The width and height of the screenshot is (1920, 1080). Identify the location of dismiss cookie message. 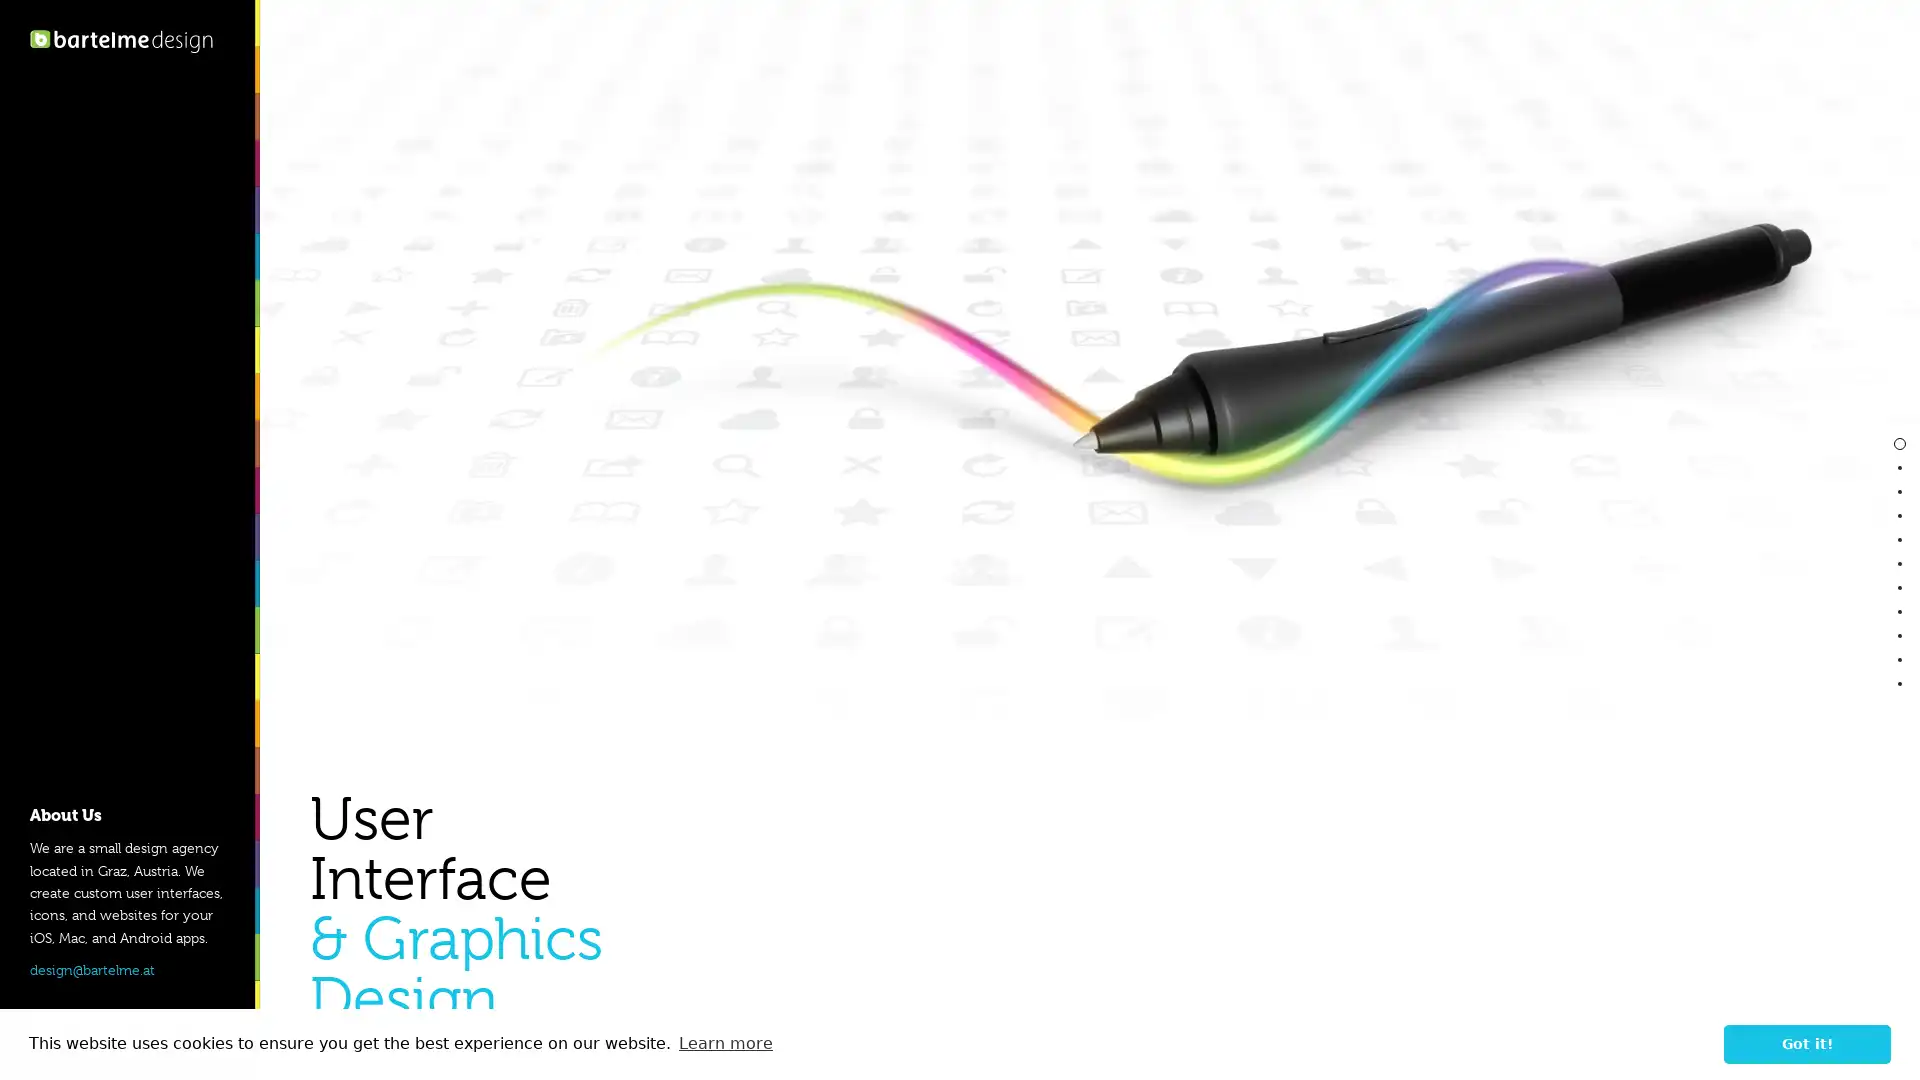
(1807, 1043).